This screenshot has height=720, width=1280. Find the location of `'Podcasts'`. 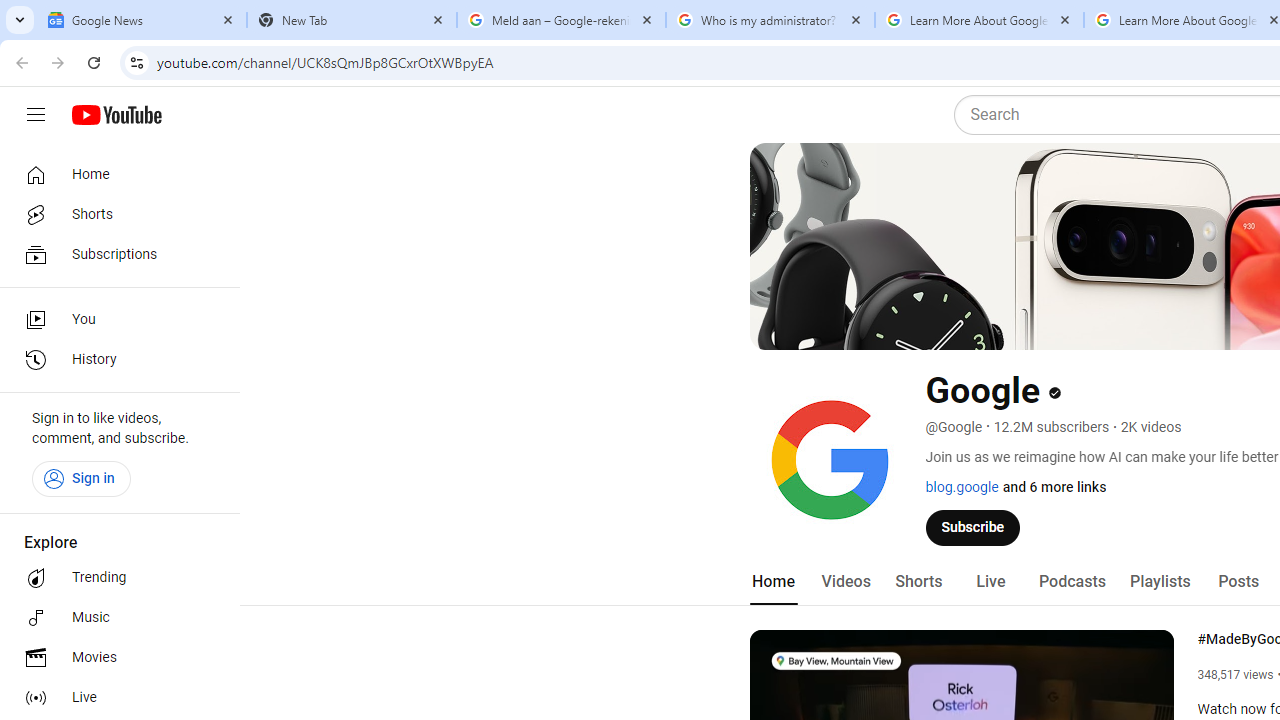

'Podcasts' is located at coordinates (1071, 581).